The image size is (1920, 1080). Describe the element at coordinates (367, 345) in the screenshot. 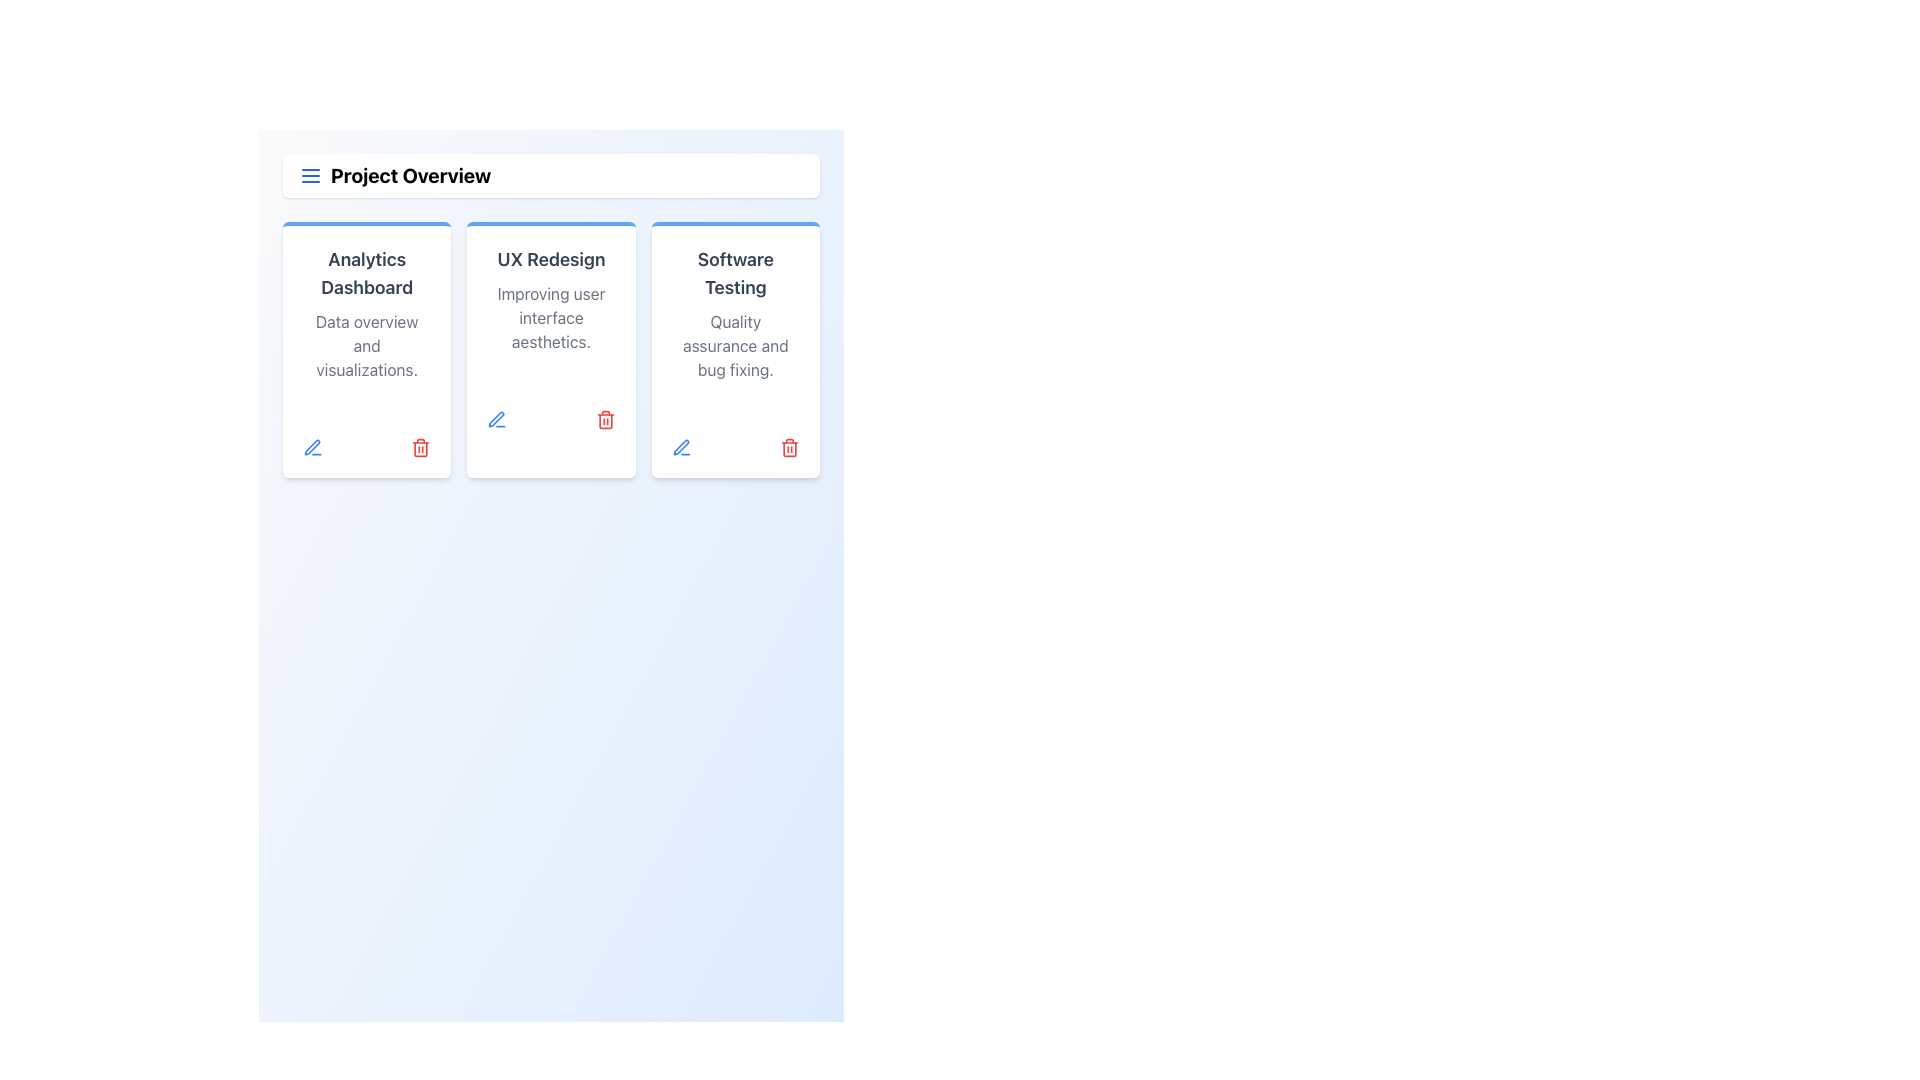

I see `the static text element containing the phrase 'Data overview and visualizations.' which is styled in light gray and located below the 'Analytics Dashboard' heading inside the card component` at that location.